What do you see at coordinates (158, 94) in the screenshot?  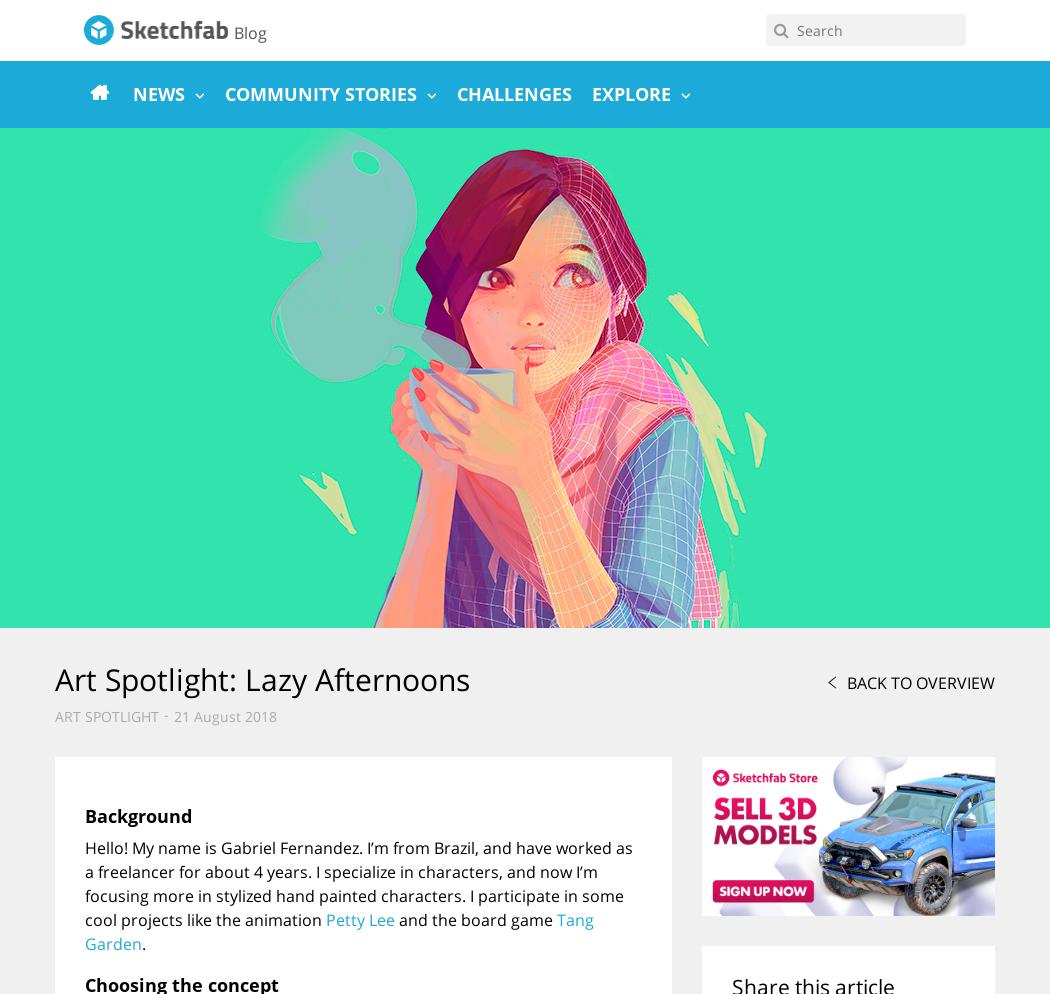 I see `'News'` at bounding box center [158, 94].